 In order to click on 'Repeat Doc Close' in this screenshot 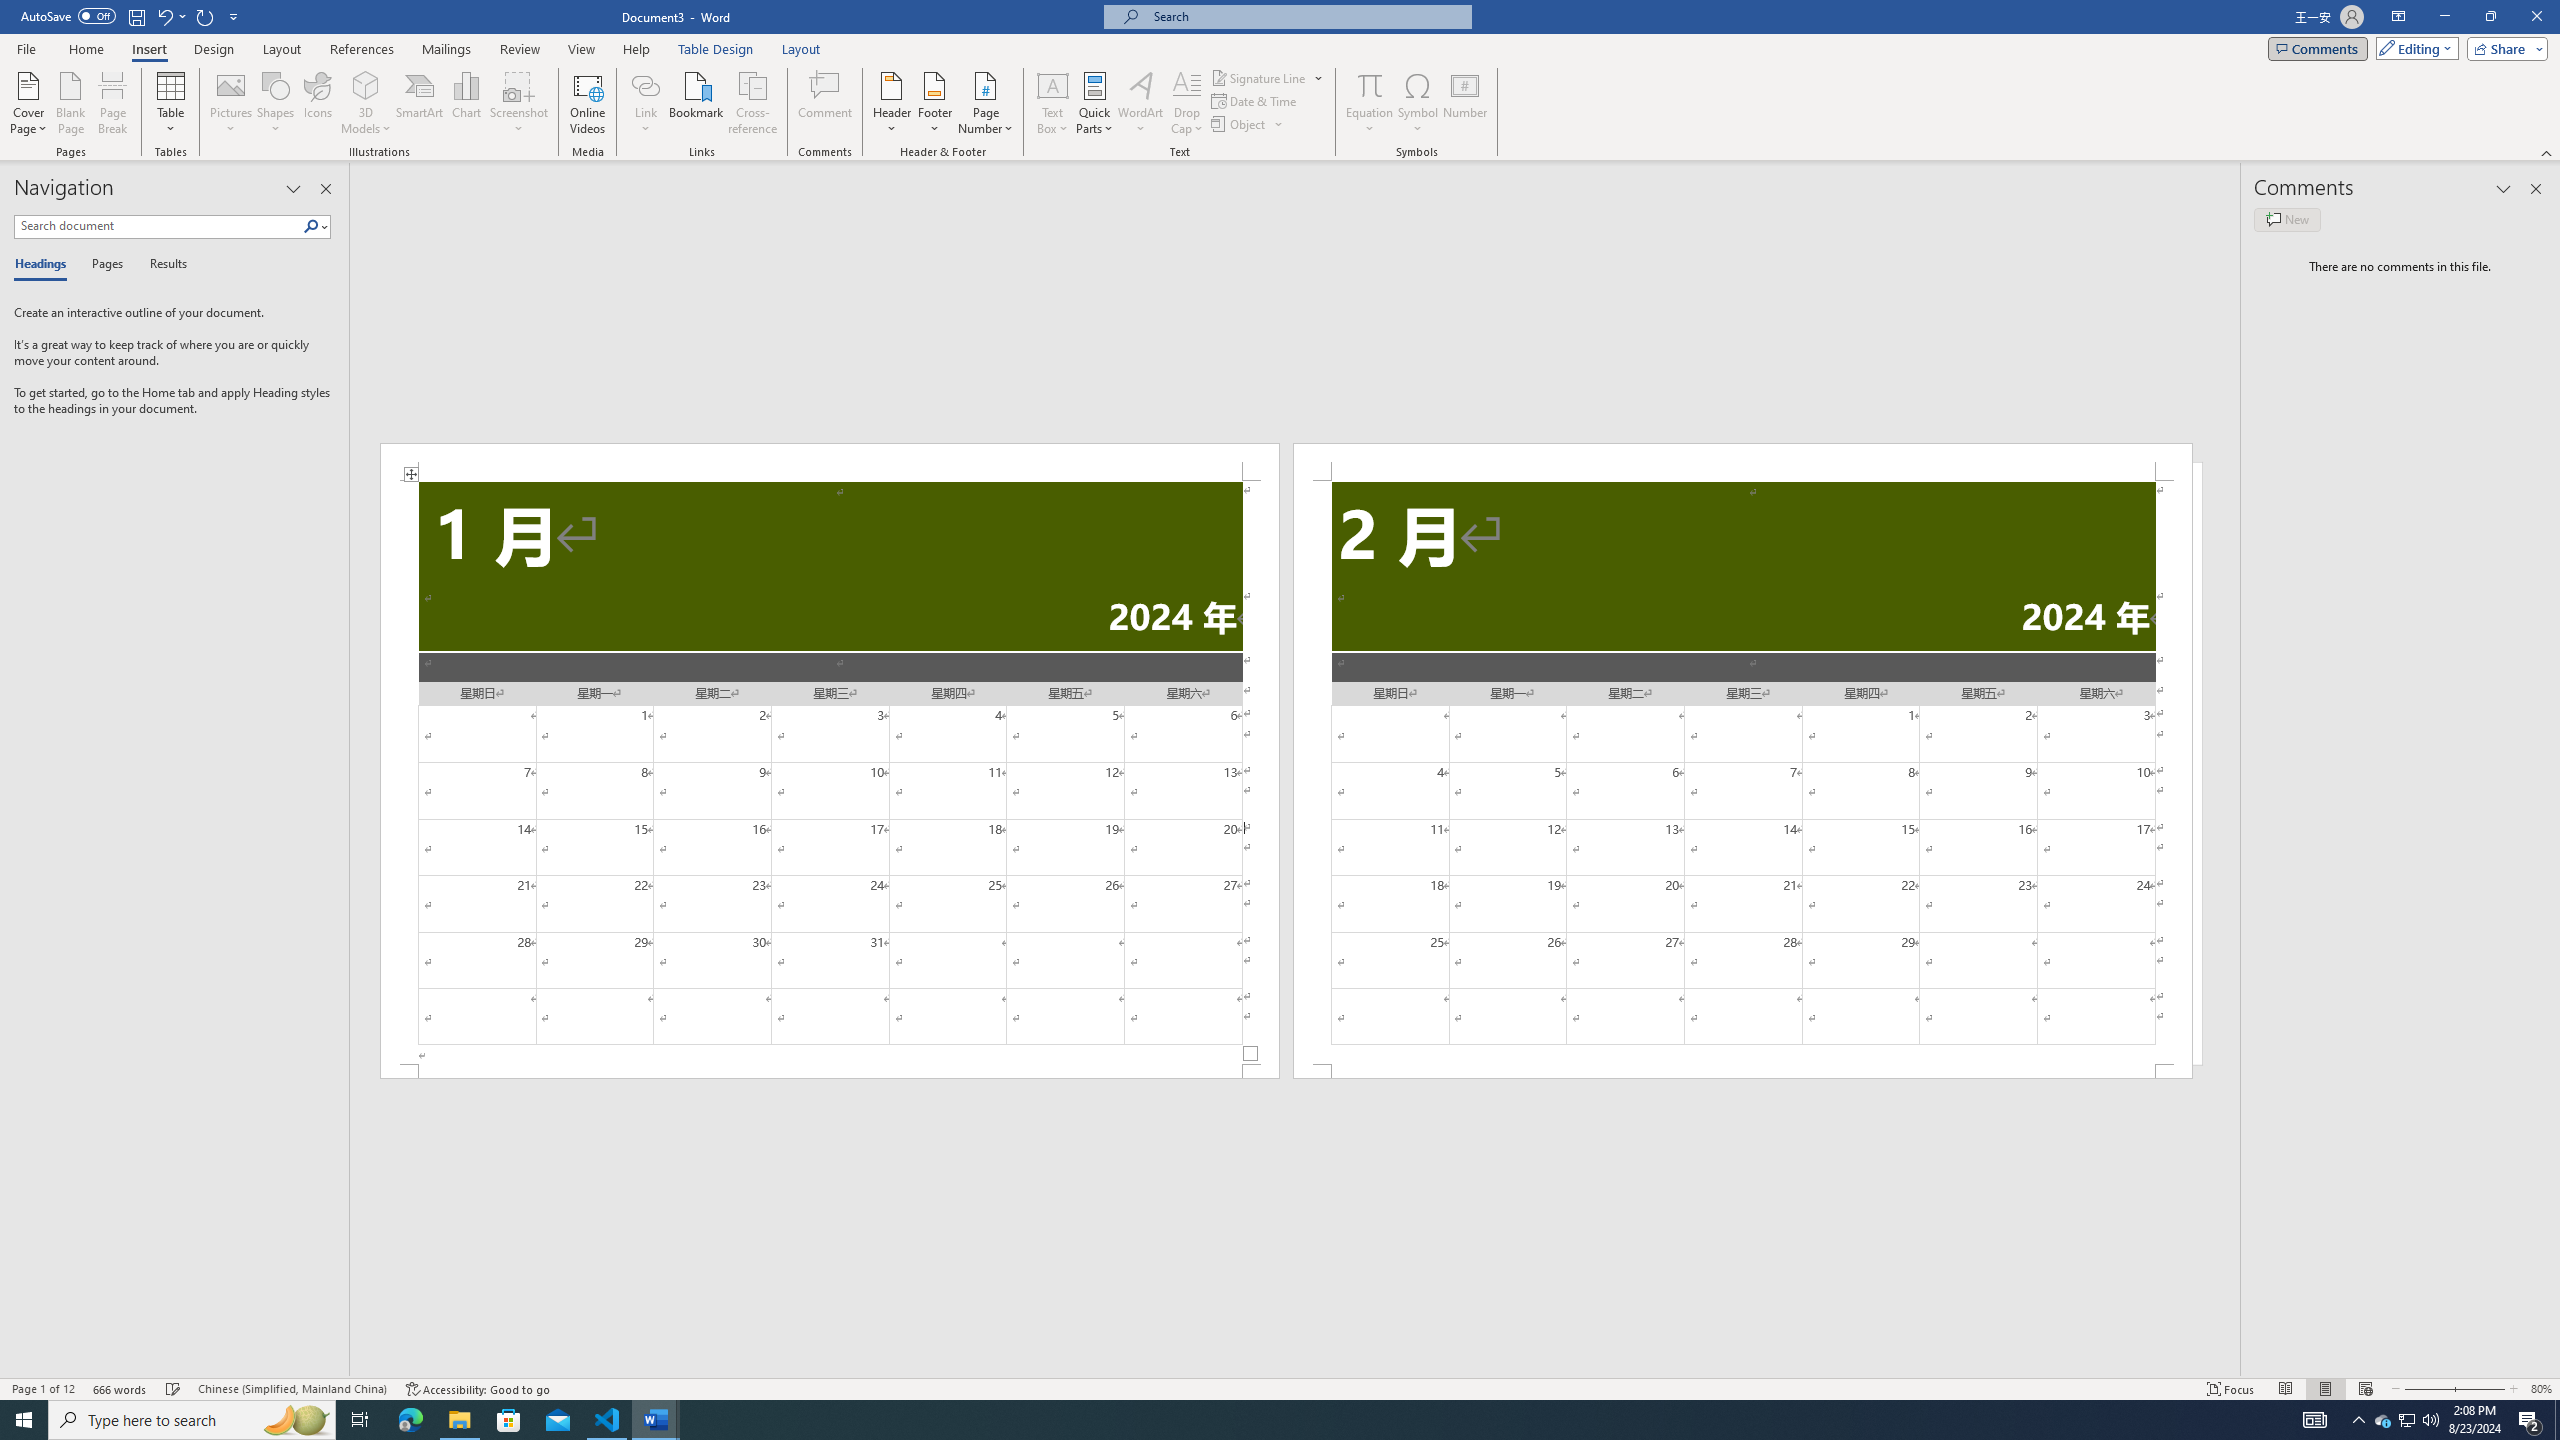, I will do `click(205, 15)`.